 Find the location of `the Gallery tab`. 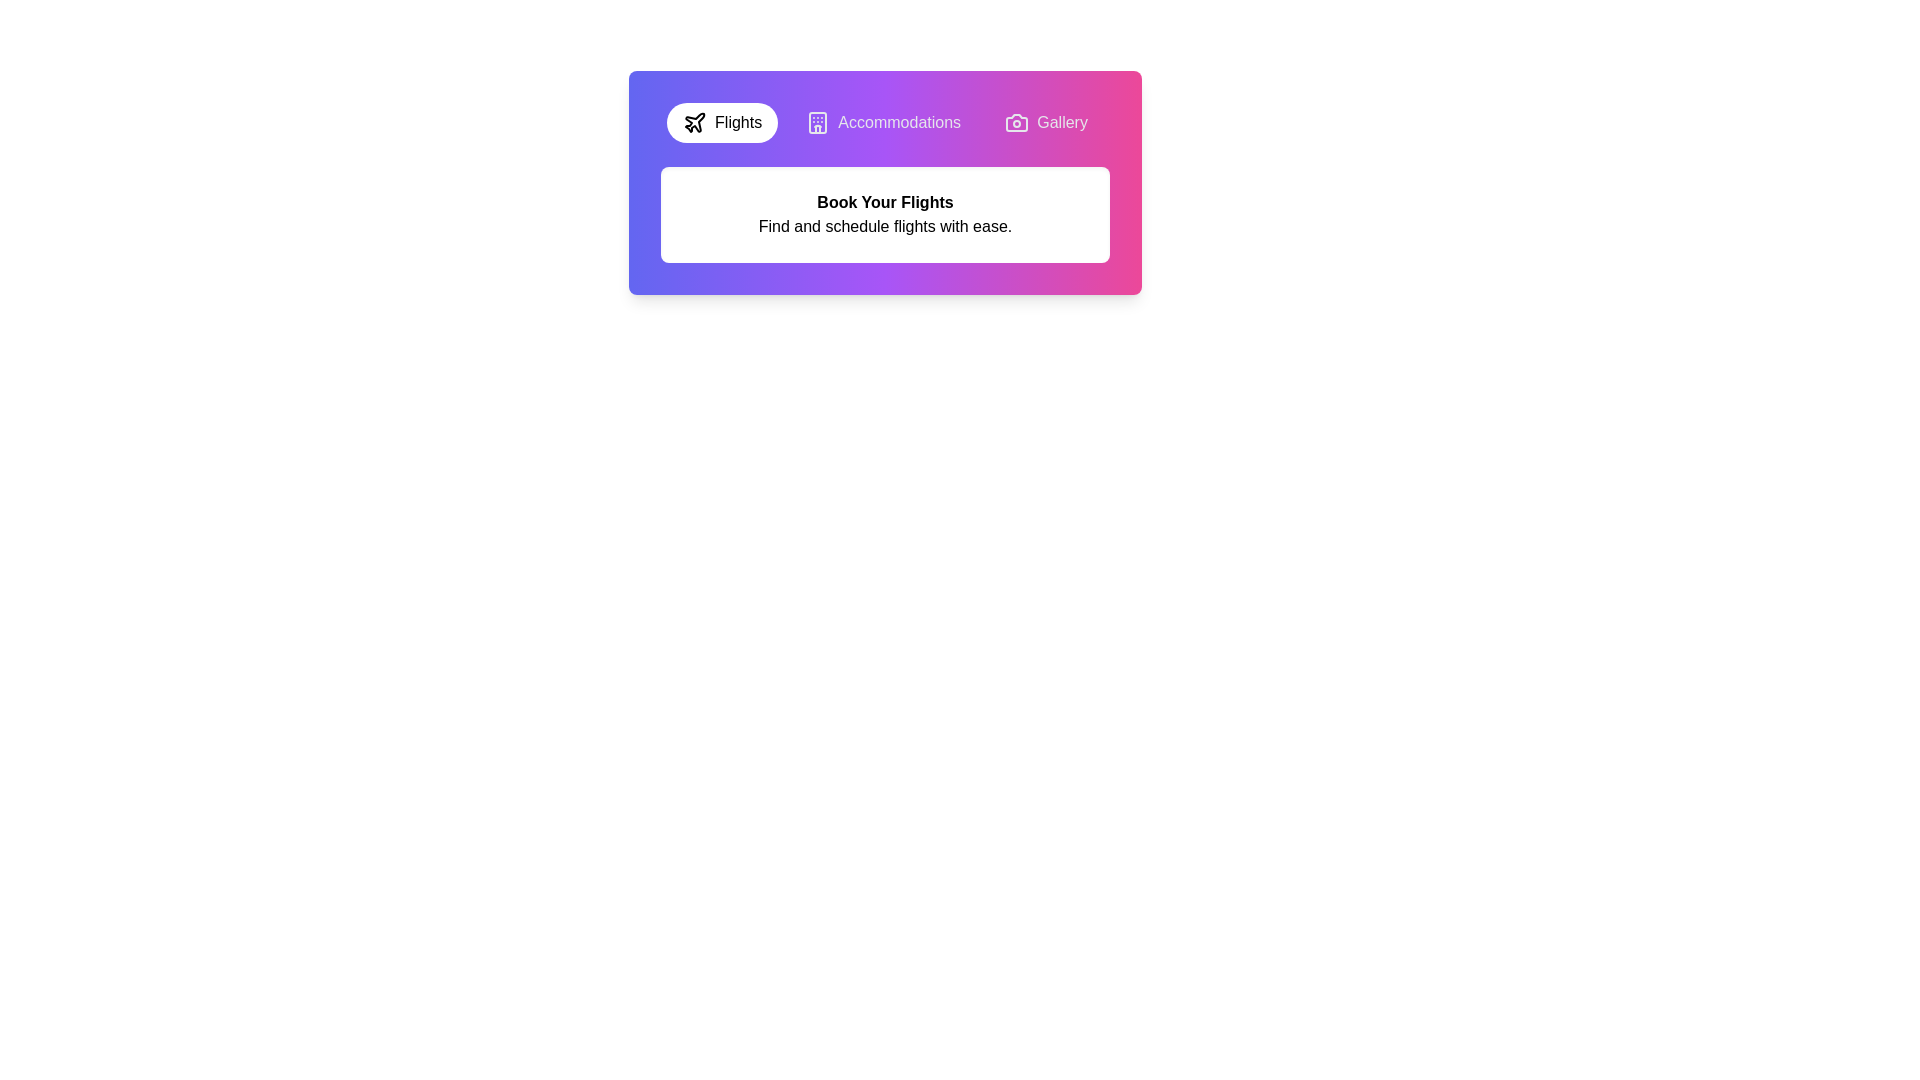

the Gallery tab is located at coordinates (1045, 123).